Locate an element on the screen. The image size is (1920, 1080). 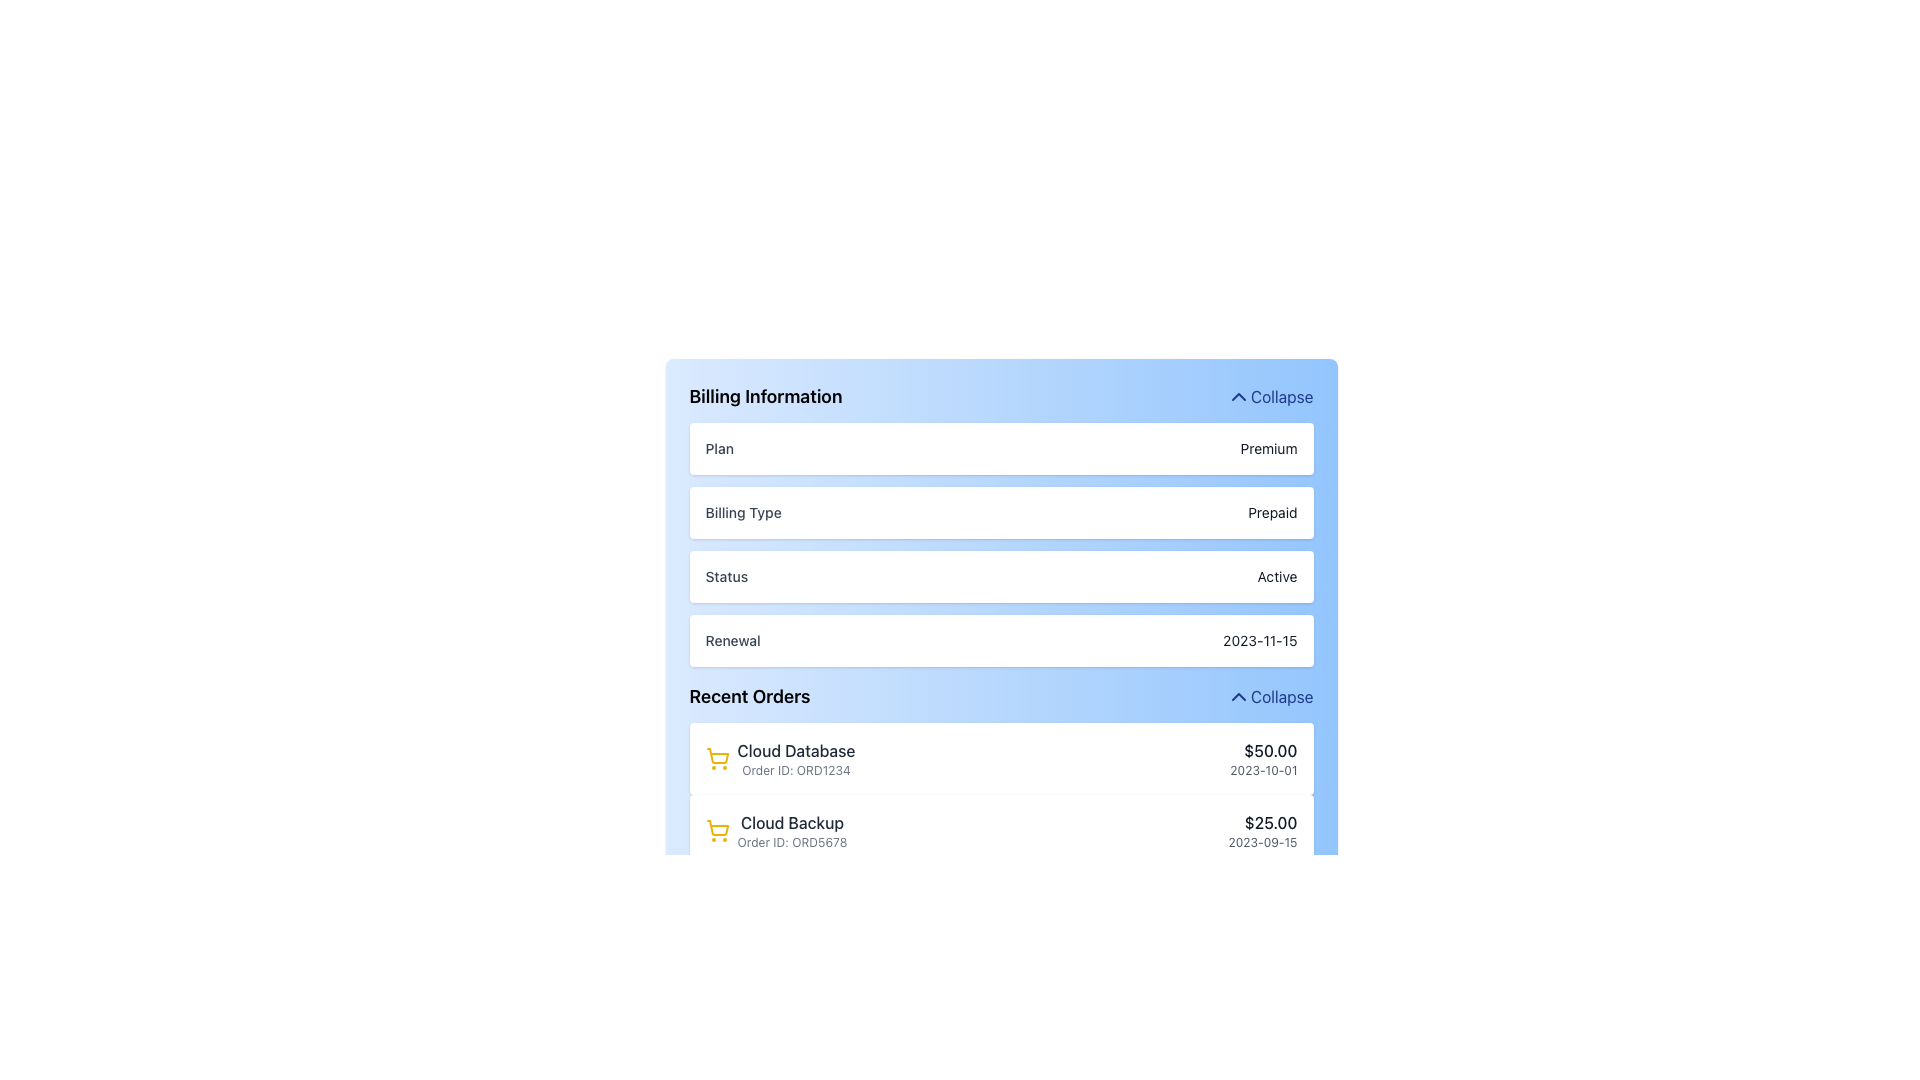
the title text displaying 'Billing Information' in bold font style, located in the upper left of a light blue section, above the 'Collapse' text and an upward arrow icon is located at coordinates (764, 397).